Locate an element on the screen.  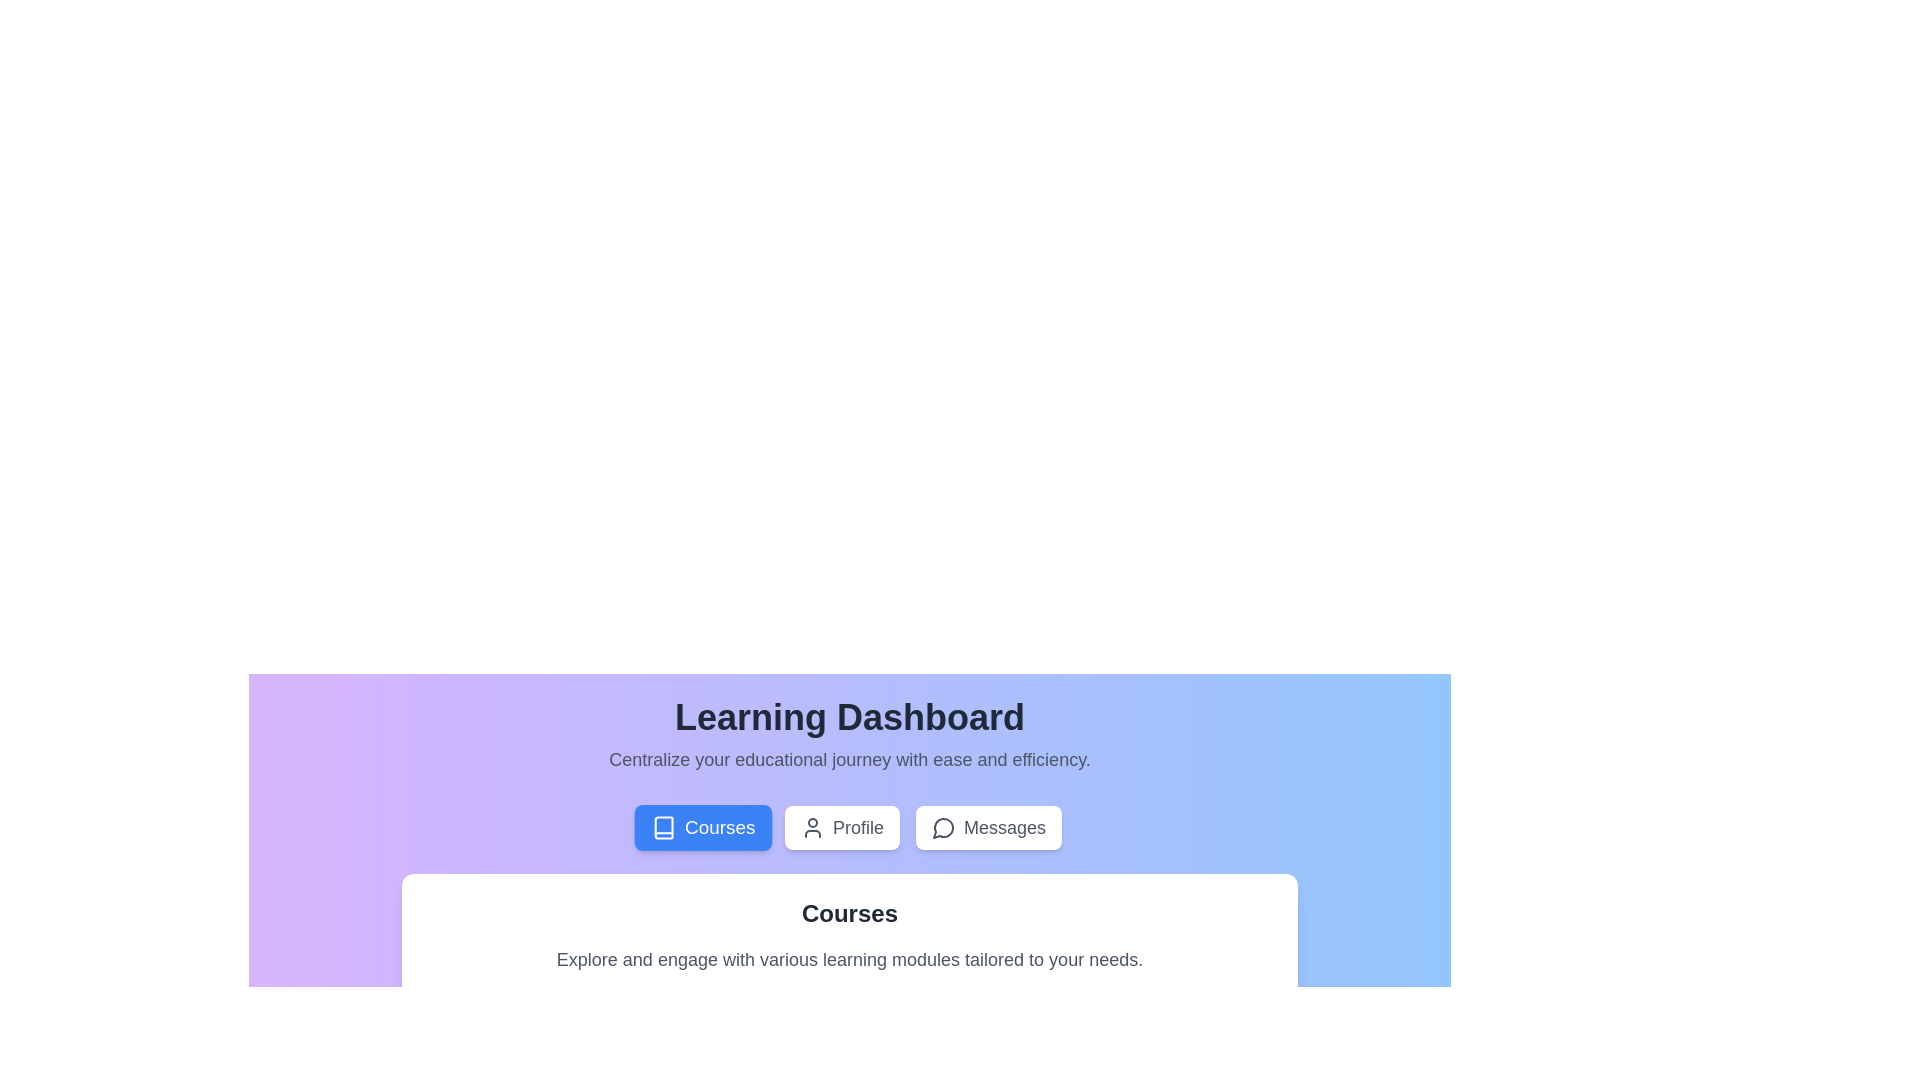
the Messages tab button to observe the hover effect is located at coordinates (988, 828).